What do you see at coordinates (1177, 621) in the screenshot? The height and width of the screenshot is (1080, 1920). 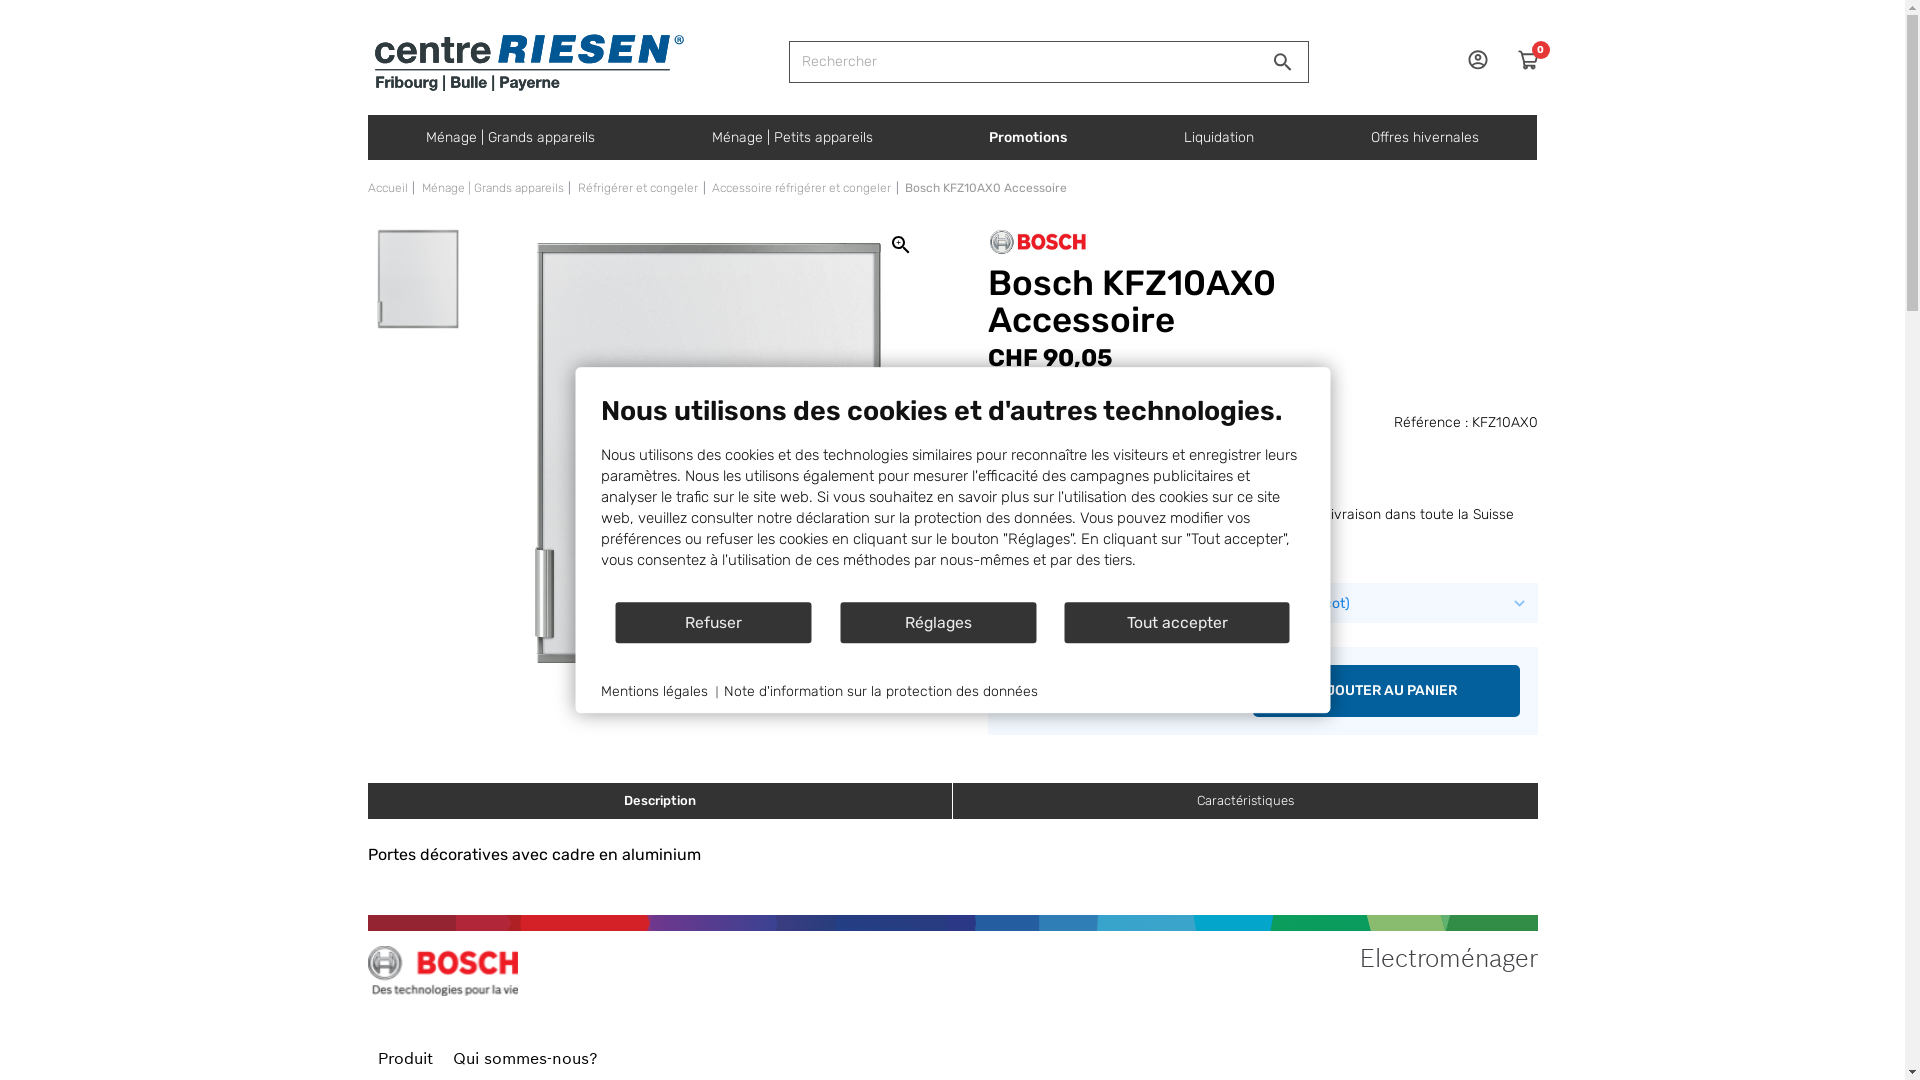 I see `'Tout accepter'` at bounding box center [1177, 621].